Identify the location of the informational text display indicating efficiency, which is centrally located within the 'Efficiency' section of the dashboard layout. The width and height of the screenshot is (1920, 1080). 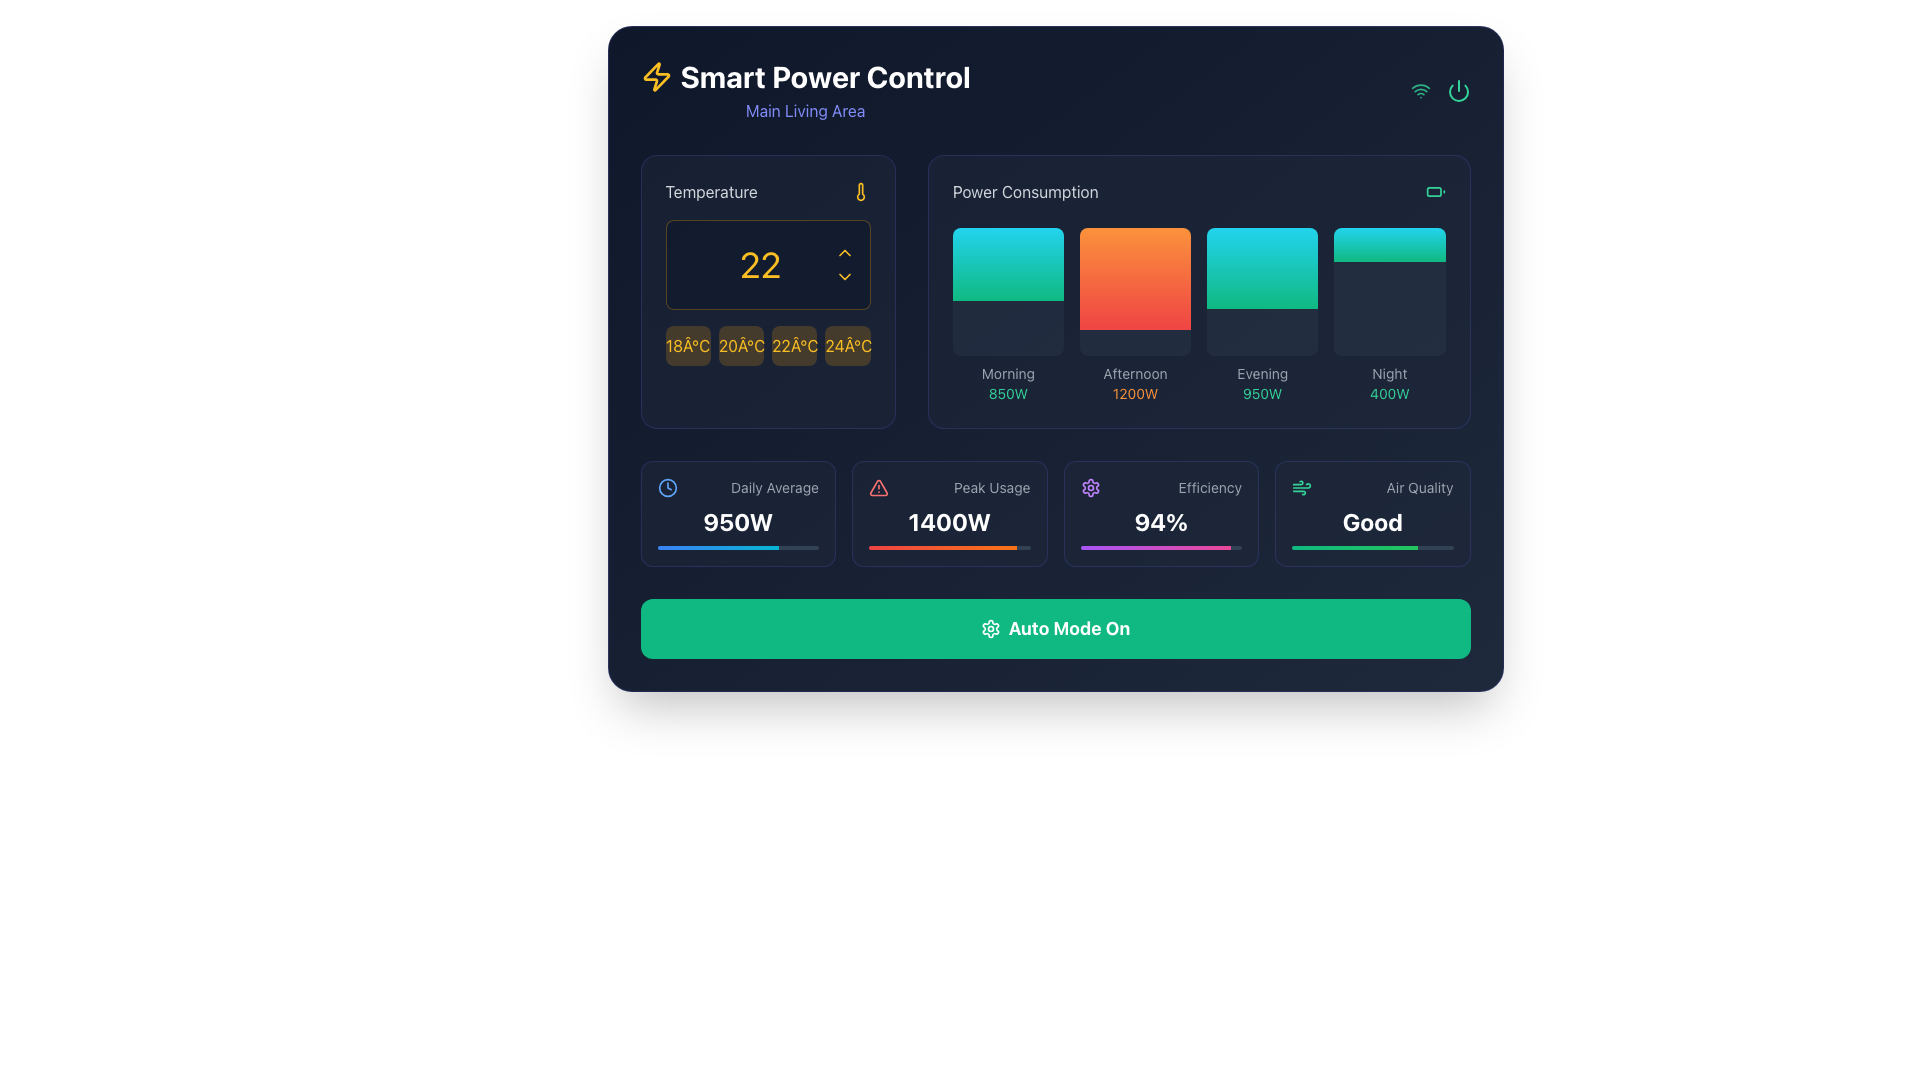
(1161, 520).